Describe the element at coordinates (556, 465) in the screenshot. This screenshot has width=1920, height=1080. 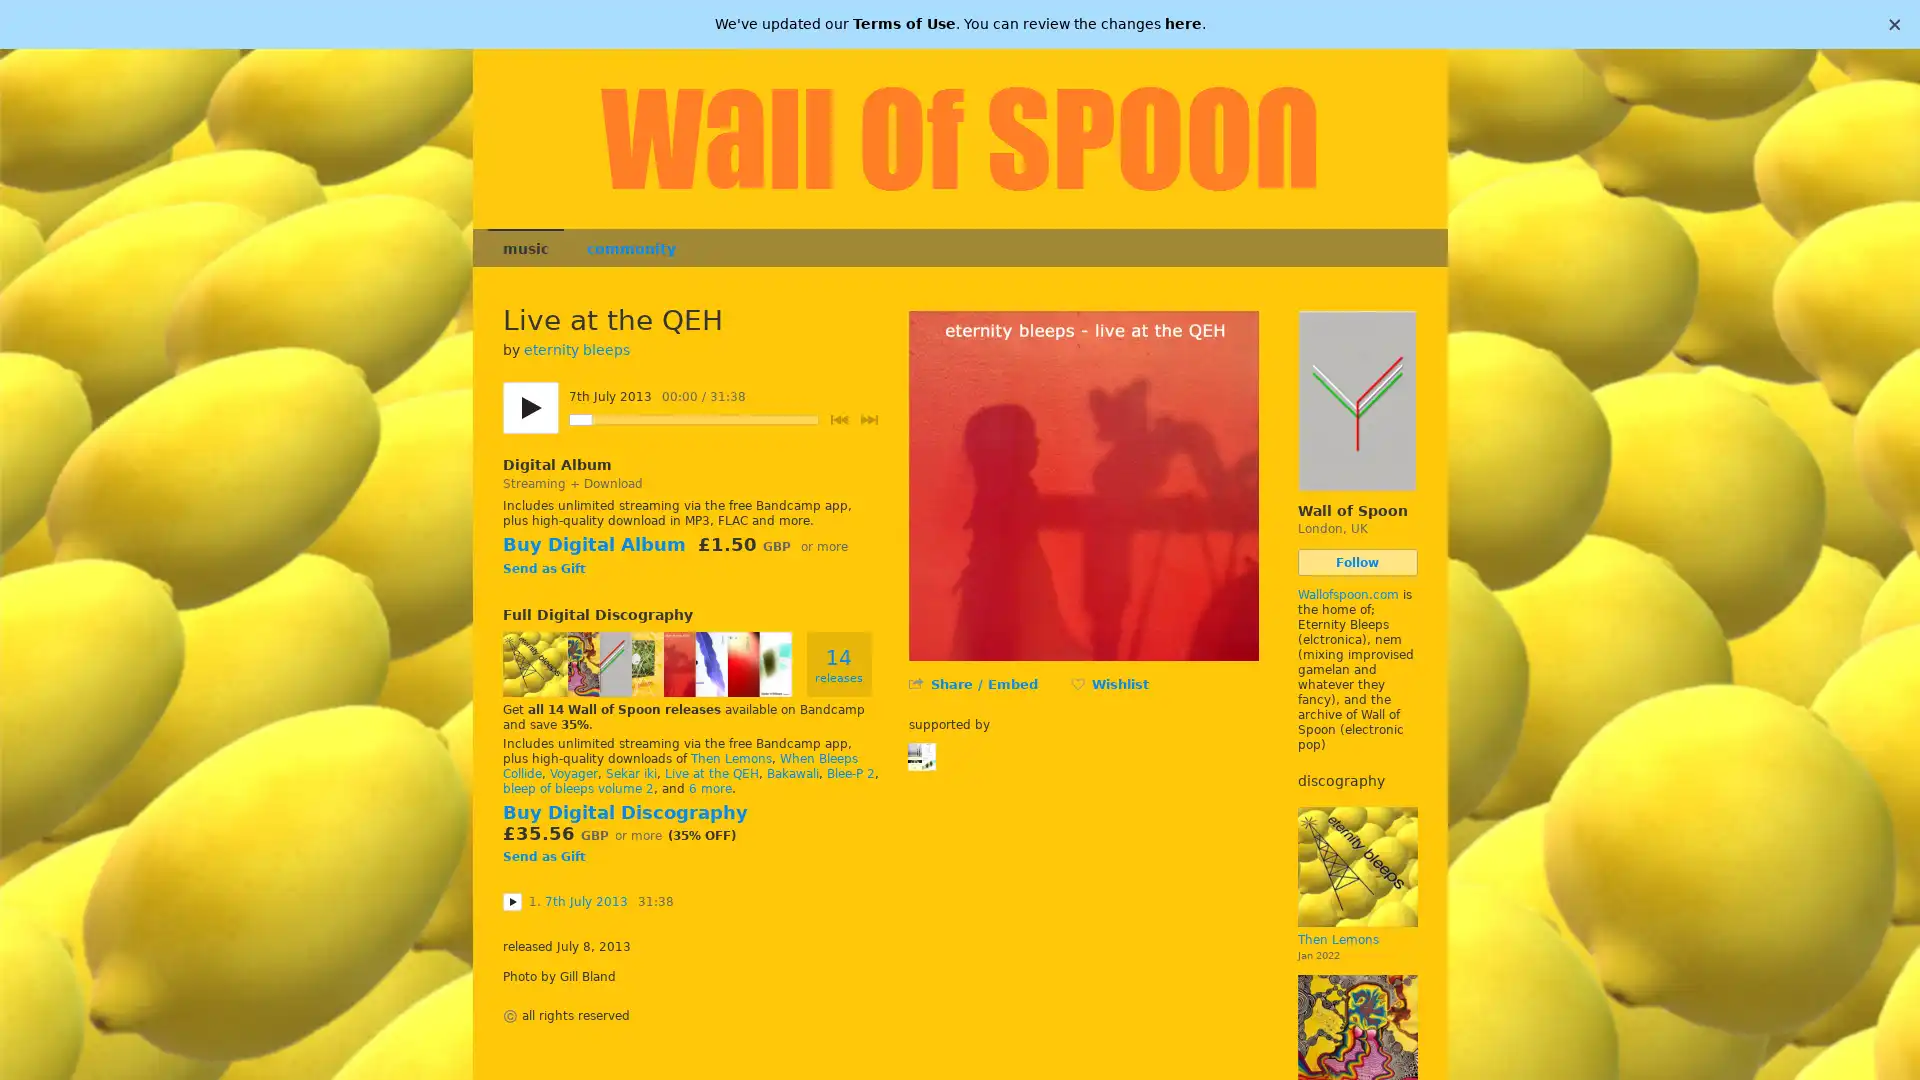
I see `Digital Album` at that location.